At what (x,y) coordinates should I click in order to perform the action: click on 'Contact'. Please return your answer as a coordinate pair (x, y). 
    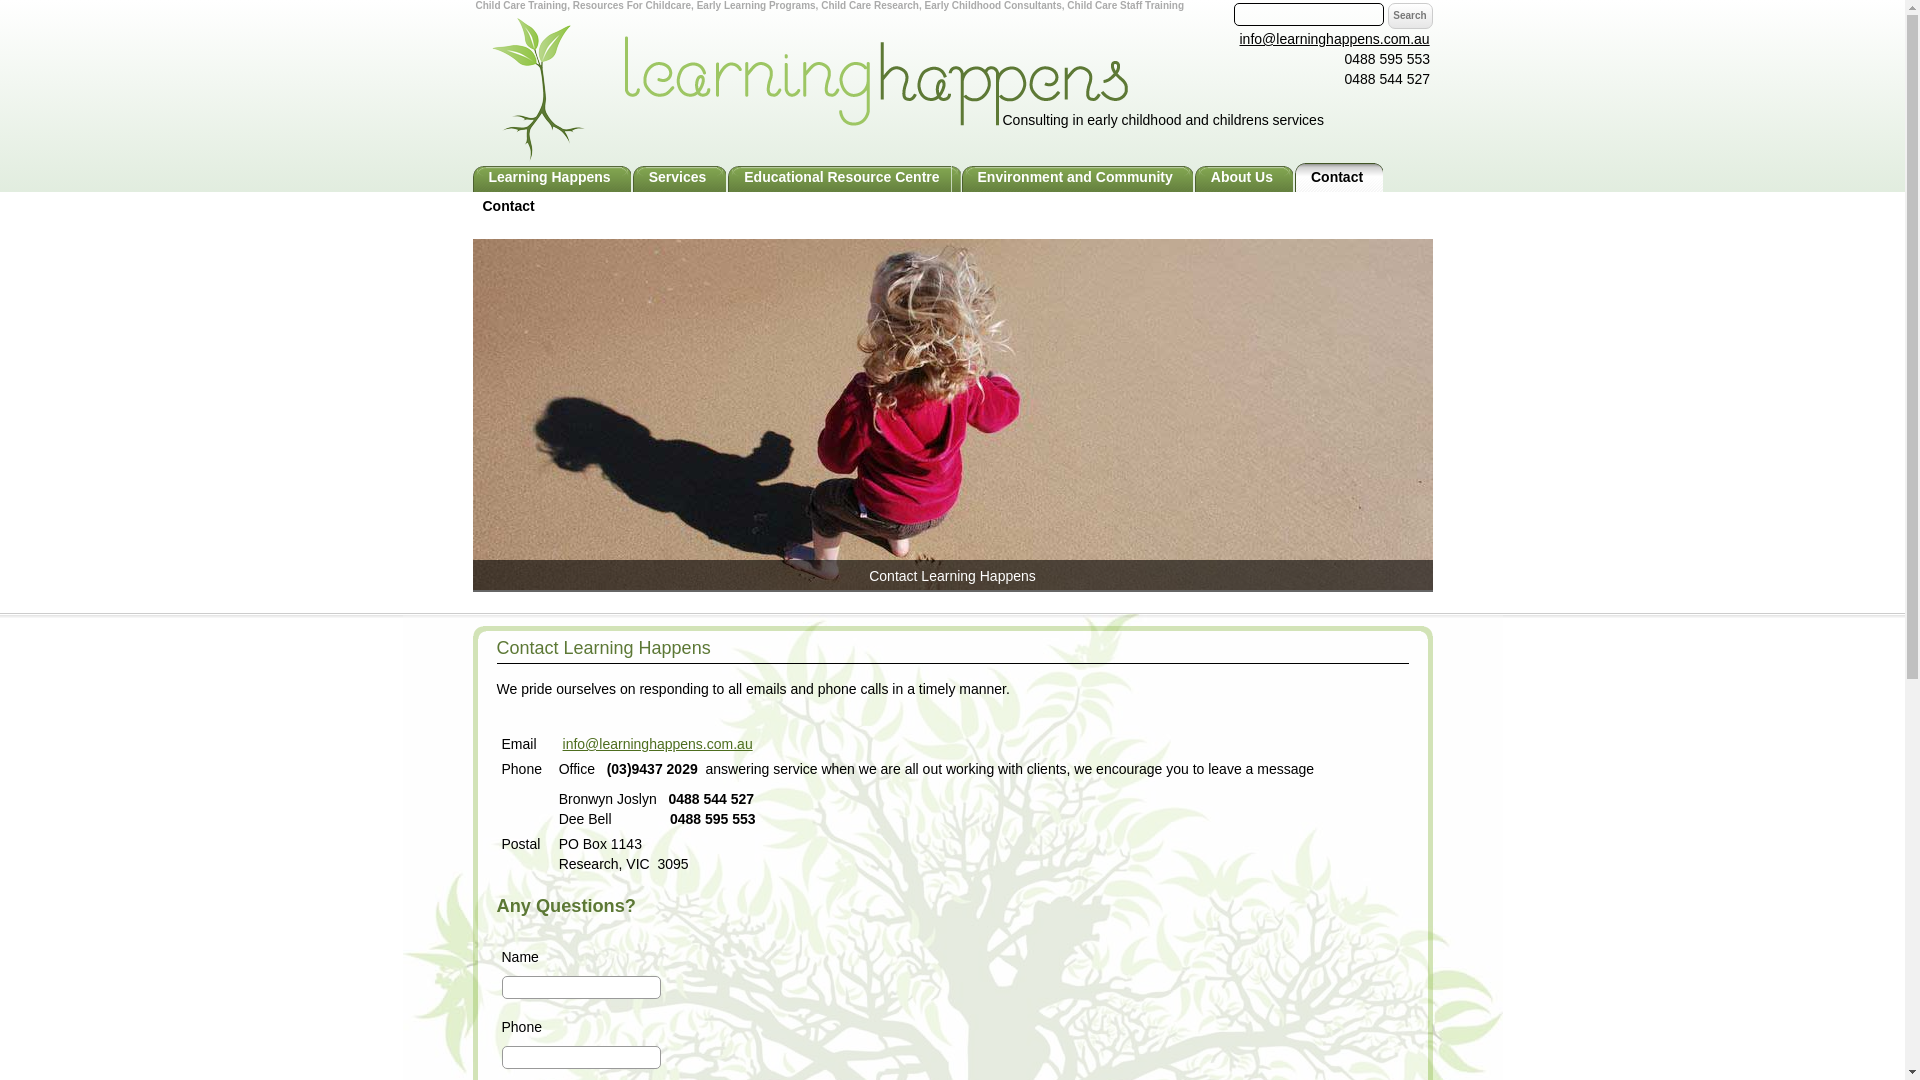
    Looking at the image, I should click on (1339, 176).